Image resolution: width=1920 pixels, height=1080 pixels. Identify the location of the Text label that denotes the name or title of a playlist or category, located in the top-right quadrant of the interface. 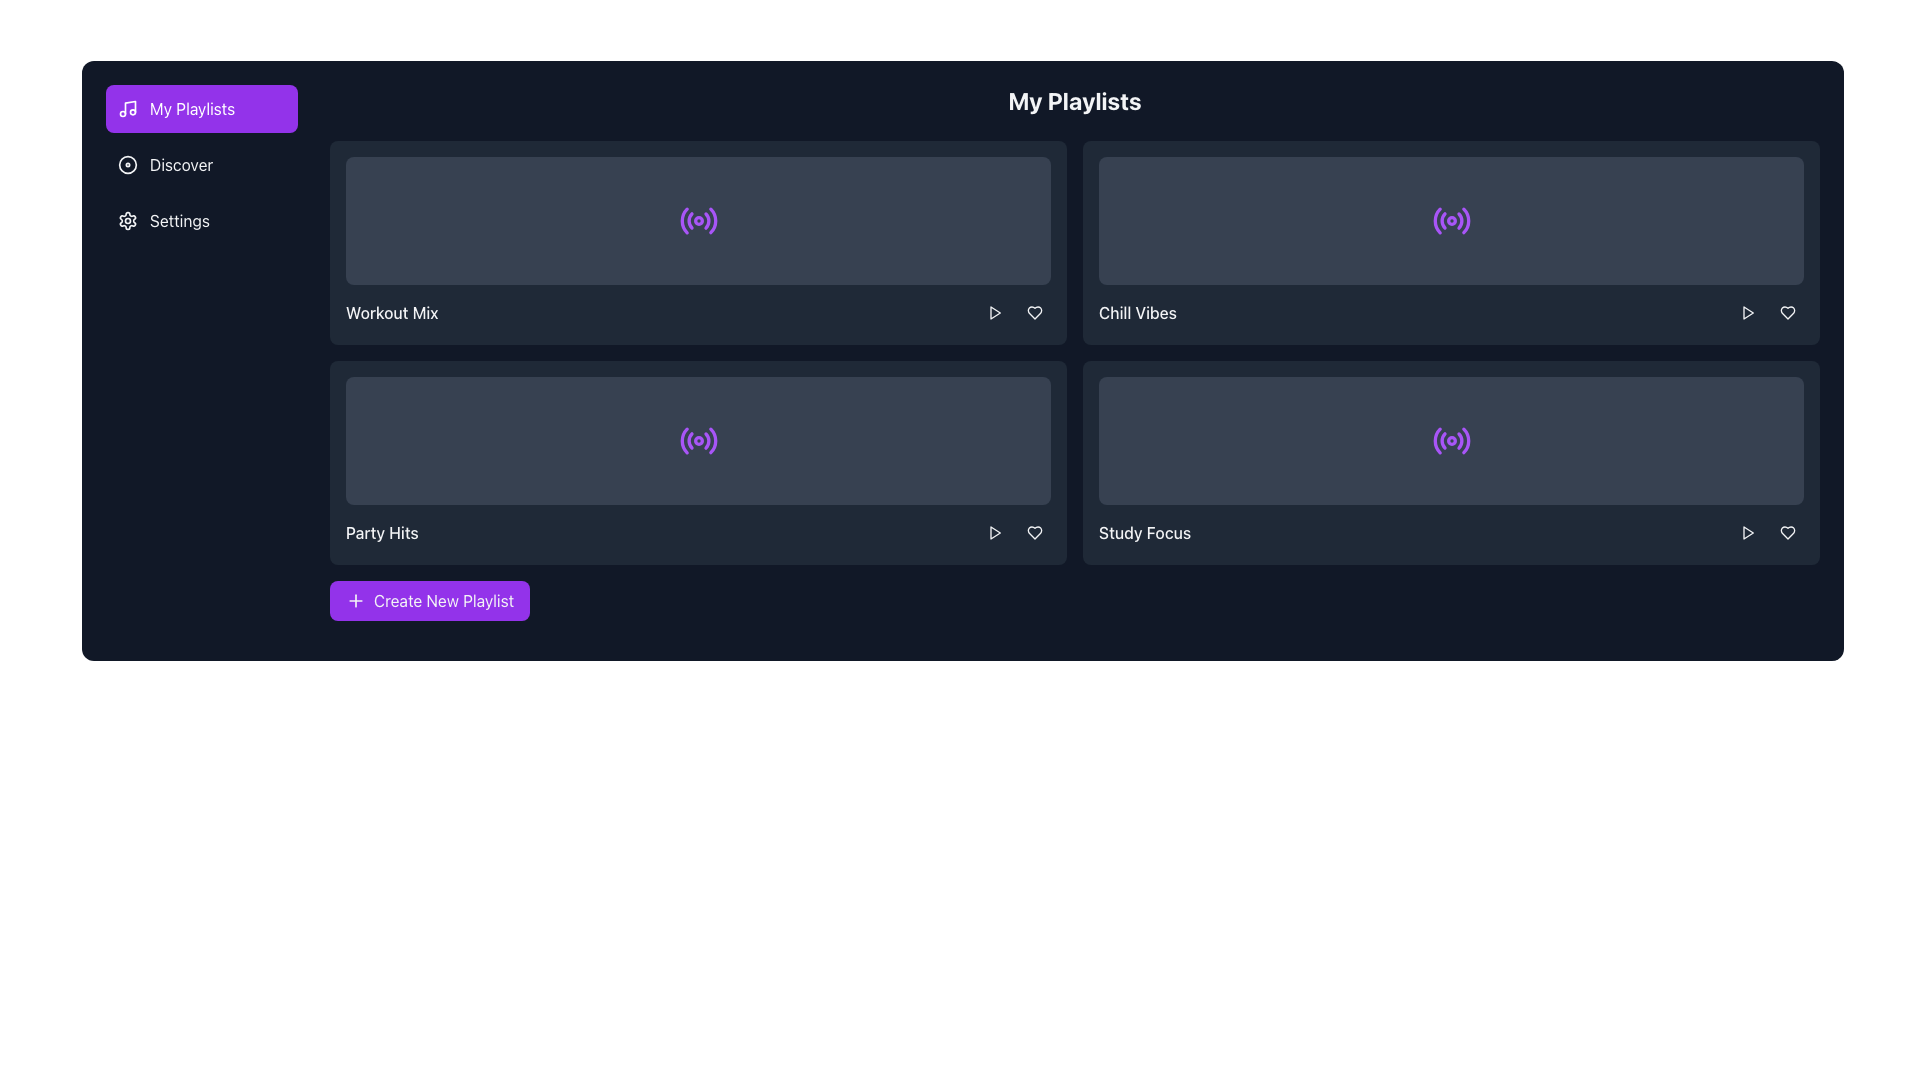
(1137, 312).